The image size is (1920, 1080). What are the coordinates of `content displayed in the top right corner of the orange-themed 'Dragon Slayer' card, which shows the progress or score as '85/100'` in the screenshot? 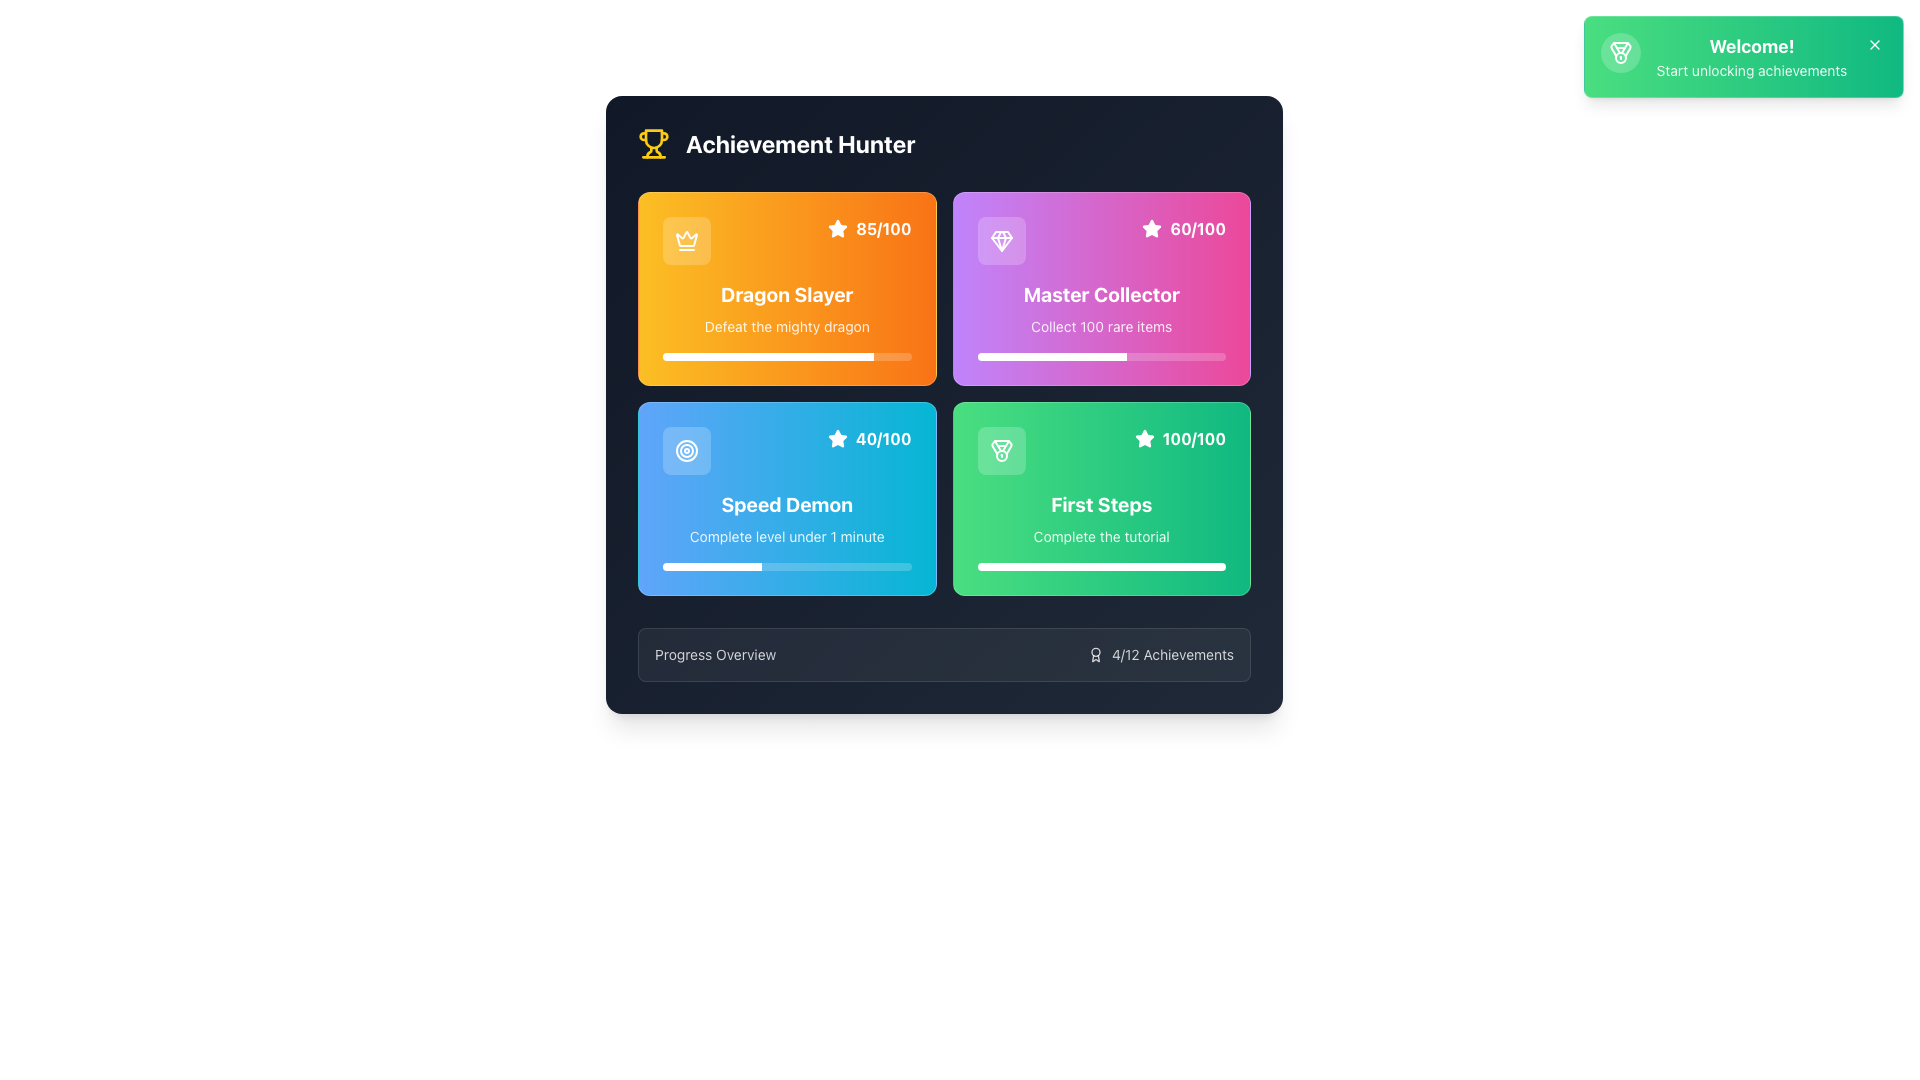 It's located at (786, 239).